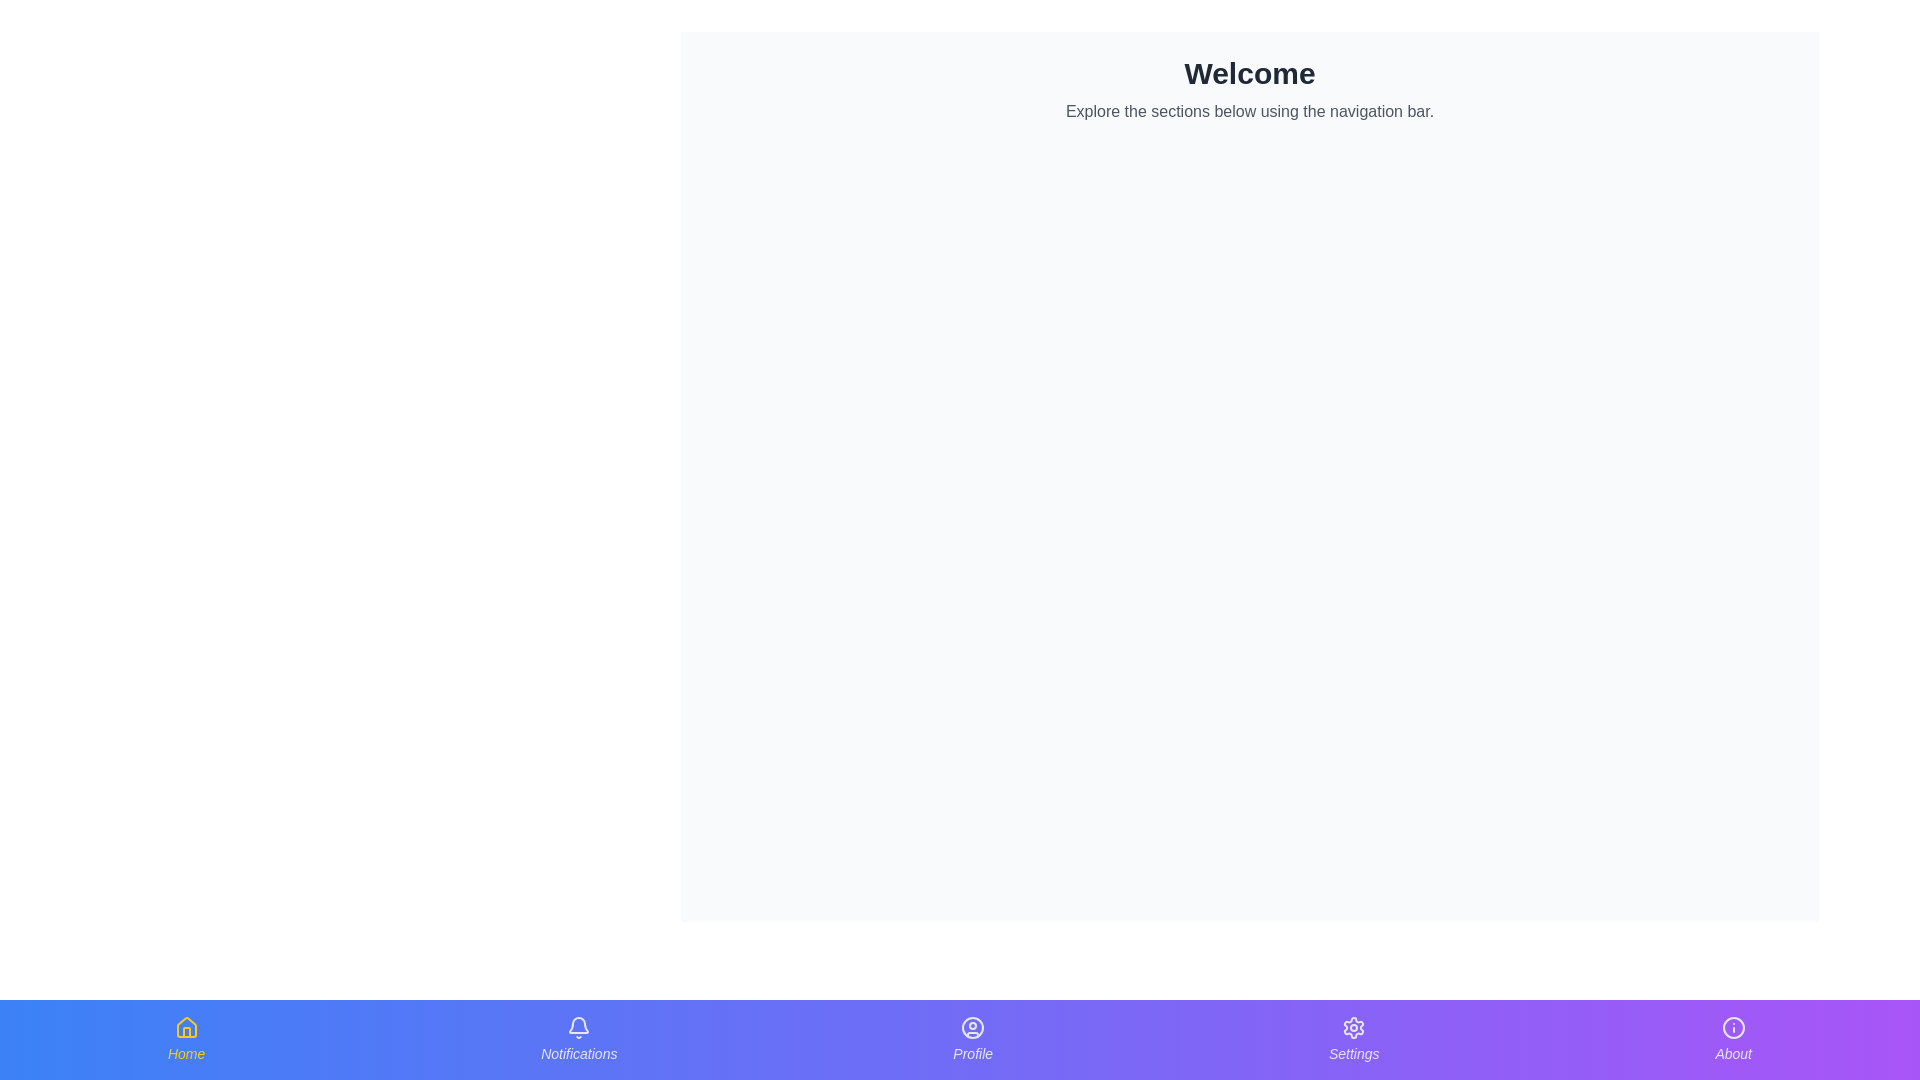  Describe the element at coordinates (1732, 1028) in the screenshot. I see `the decorative circular element in the SVG icon located in the bottom navigation bar, which is the fifth icon from the left, above the 'About' label` at that location.